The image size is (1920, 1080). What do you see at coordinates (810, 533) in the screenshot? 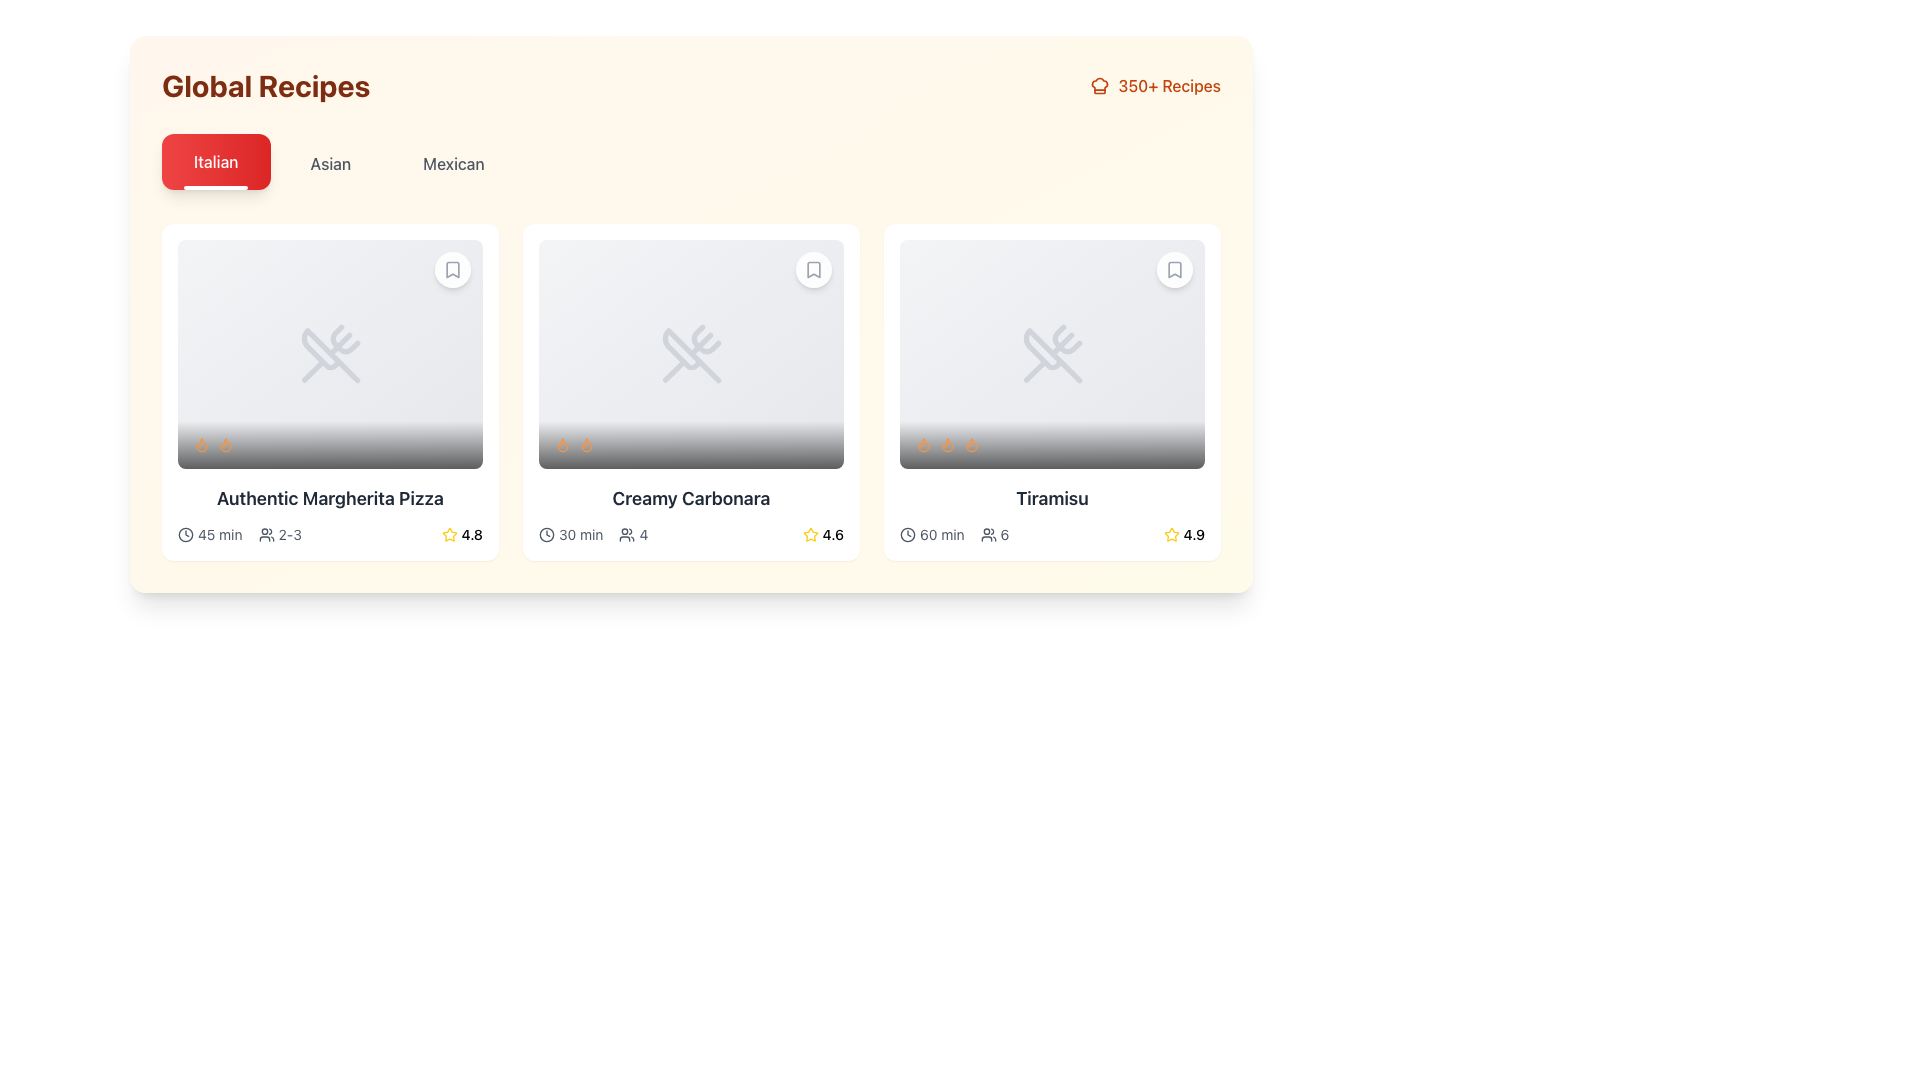
I see `the star icon that visually represents the rating of the 'Creamy Carbonara' recipe, located at the bottom center of the recipe card` at bounding box center [810, 533].